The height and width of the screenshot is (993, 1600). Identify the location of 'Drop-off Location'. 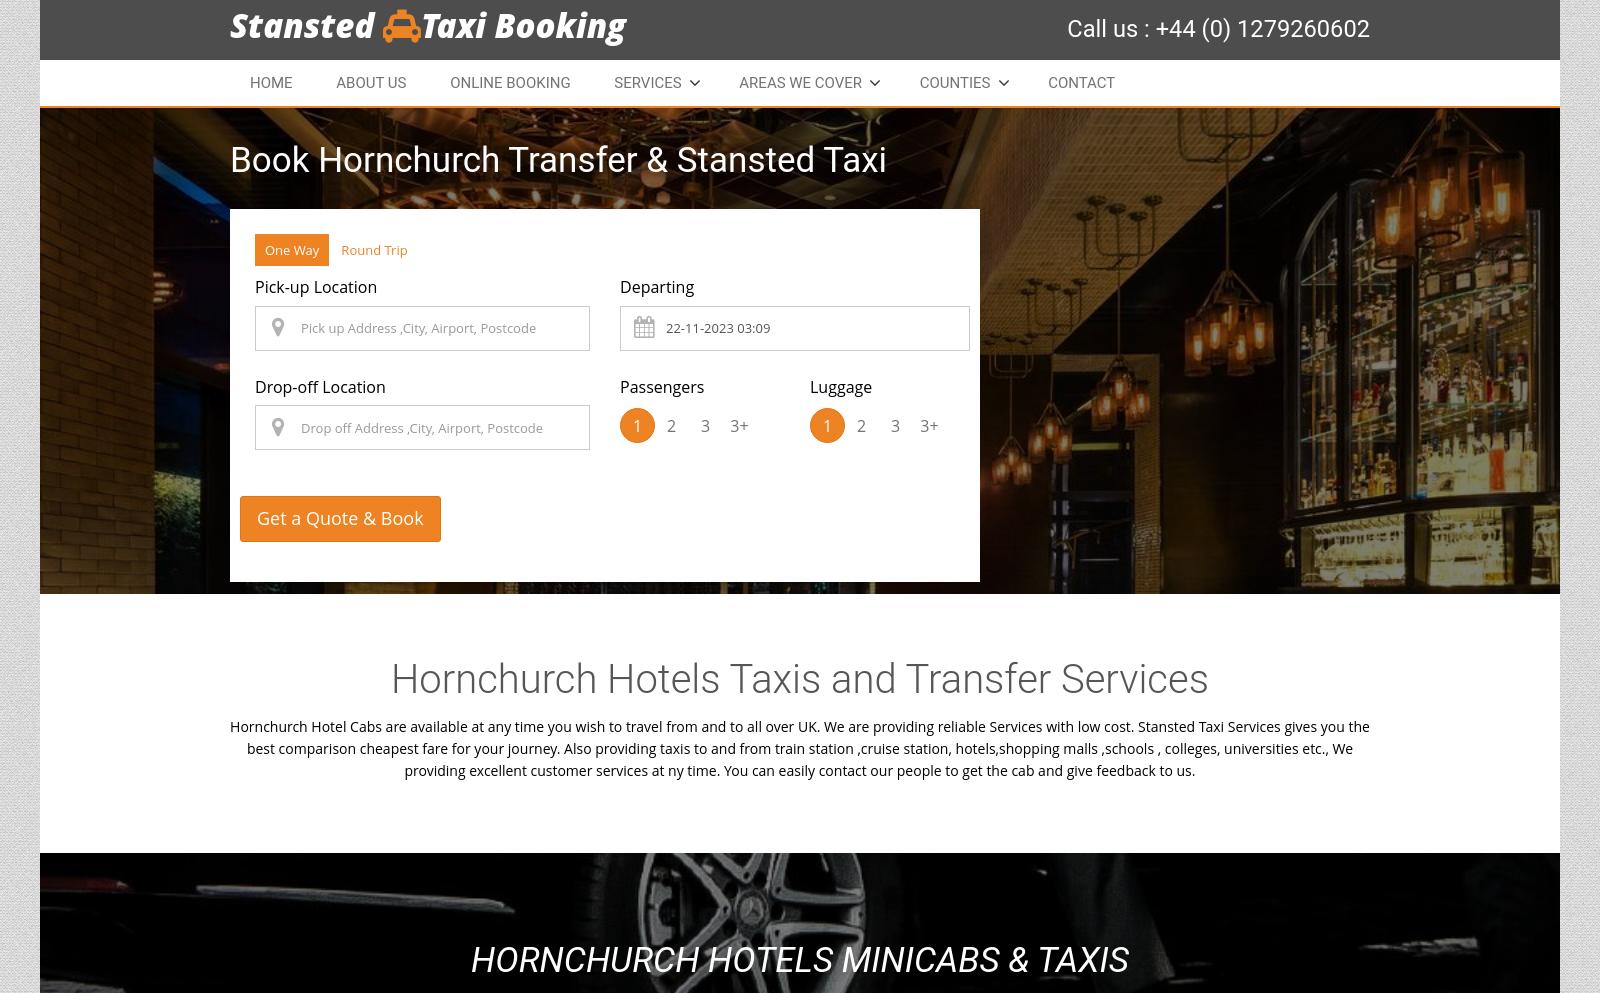
(320, 384).